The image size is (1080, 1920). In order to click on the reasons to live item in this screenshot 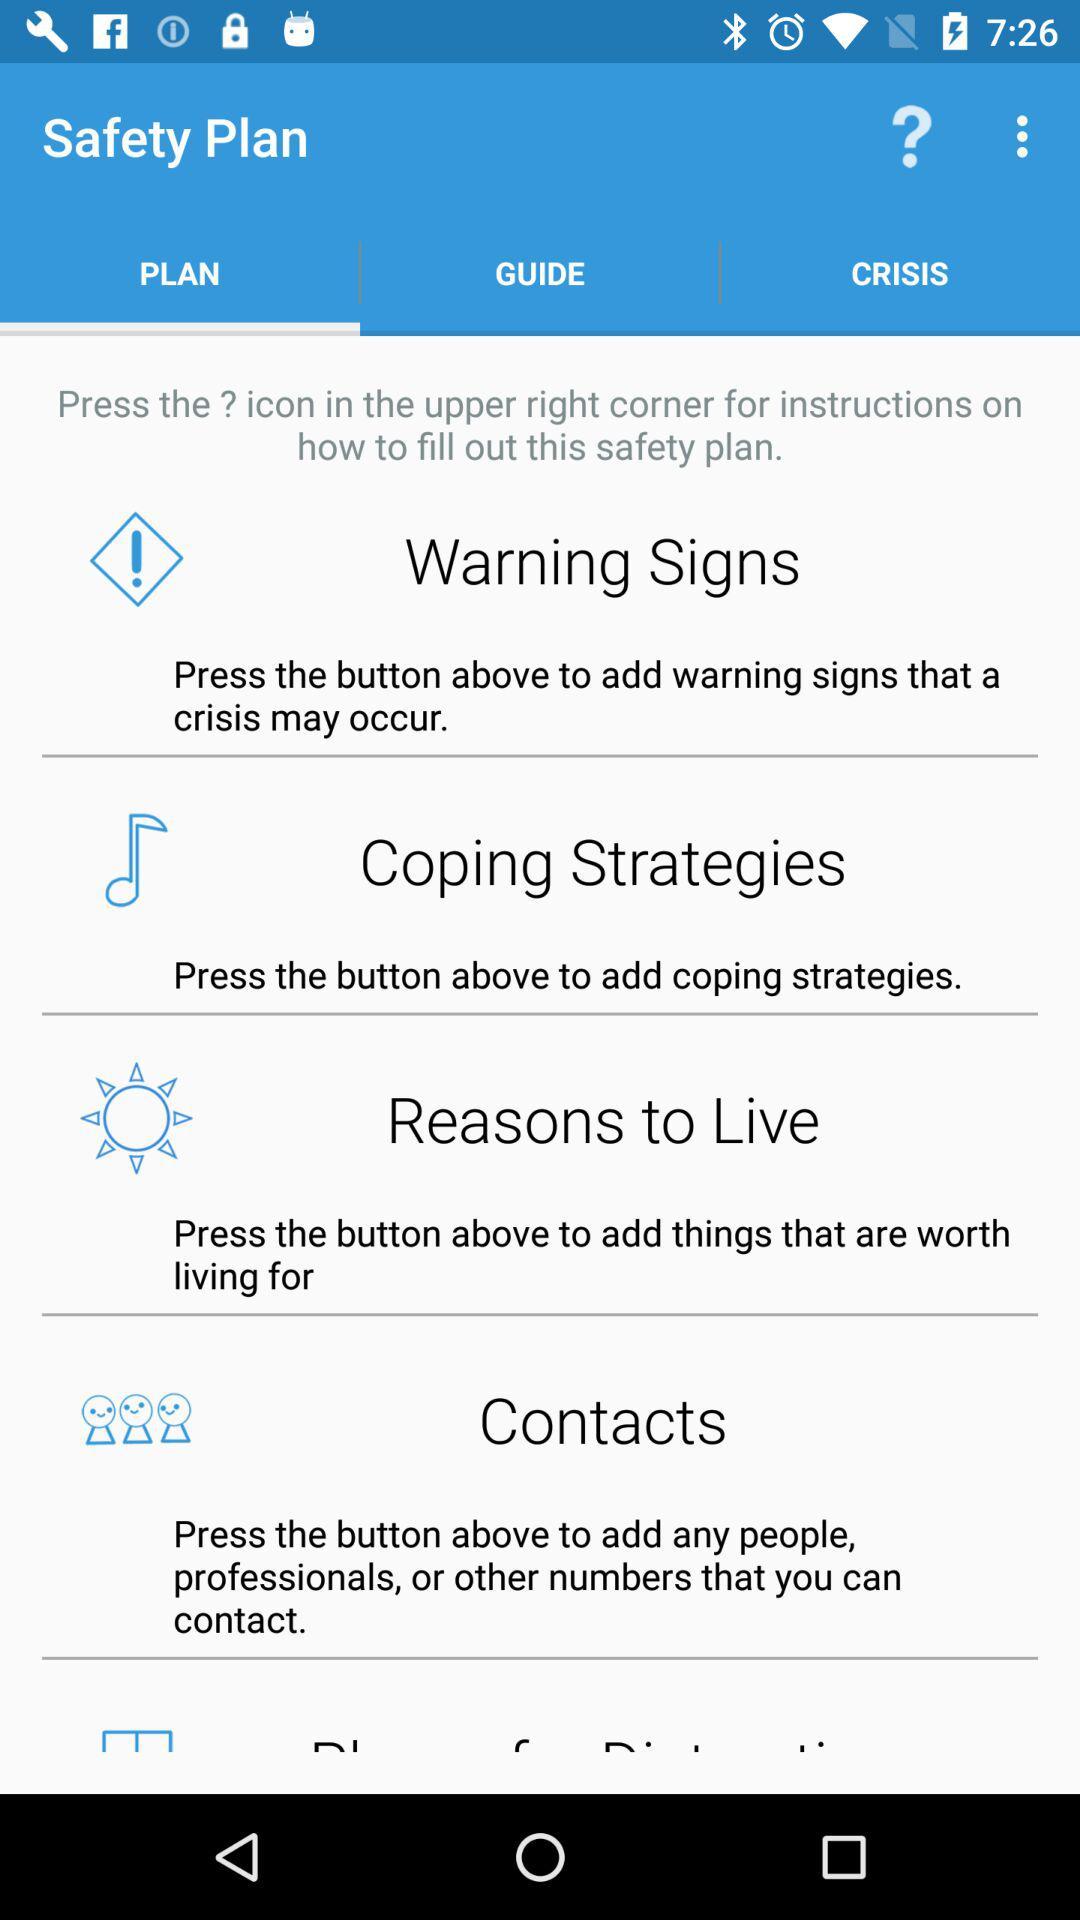, I will do `click(540, 1117)`.